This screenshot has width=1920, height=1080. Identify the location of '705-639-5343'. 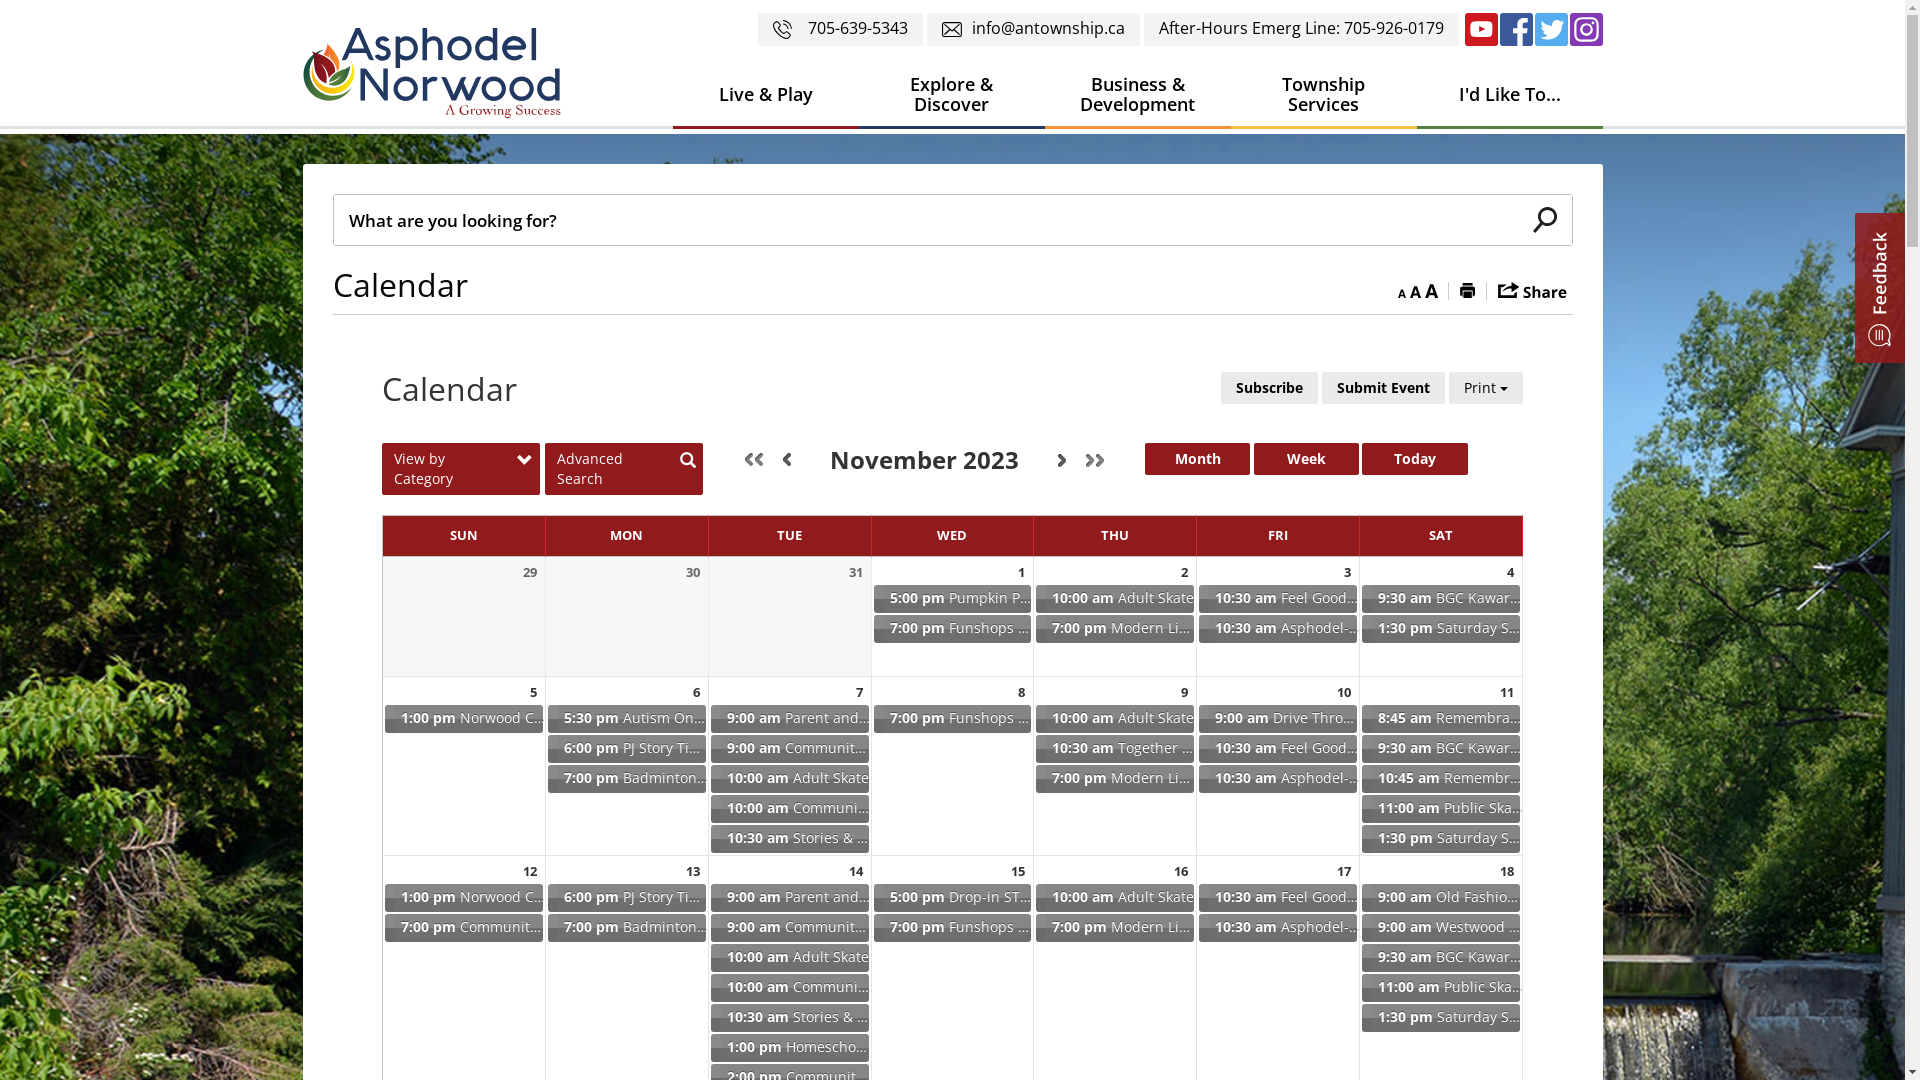
(757, 29).